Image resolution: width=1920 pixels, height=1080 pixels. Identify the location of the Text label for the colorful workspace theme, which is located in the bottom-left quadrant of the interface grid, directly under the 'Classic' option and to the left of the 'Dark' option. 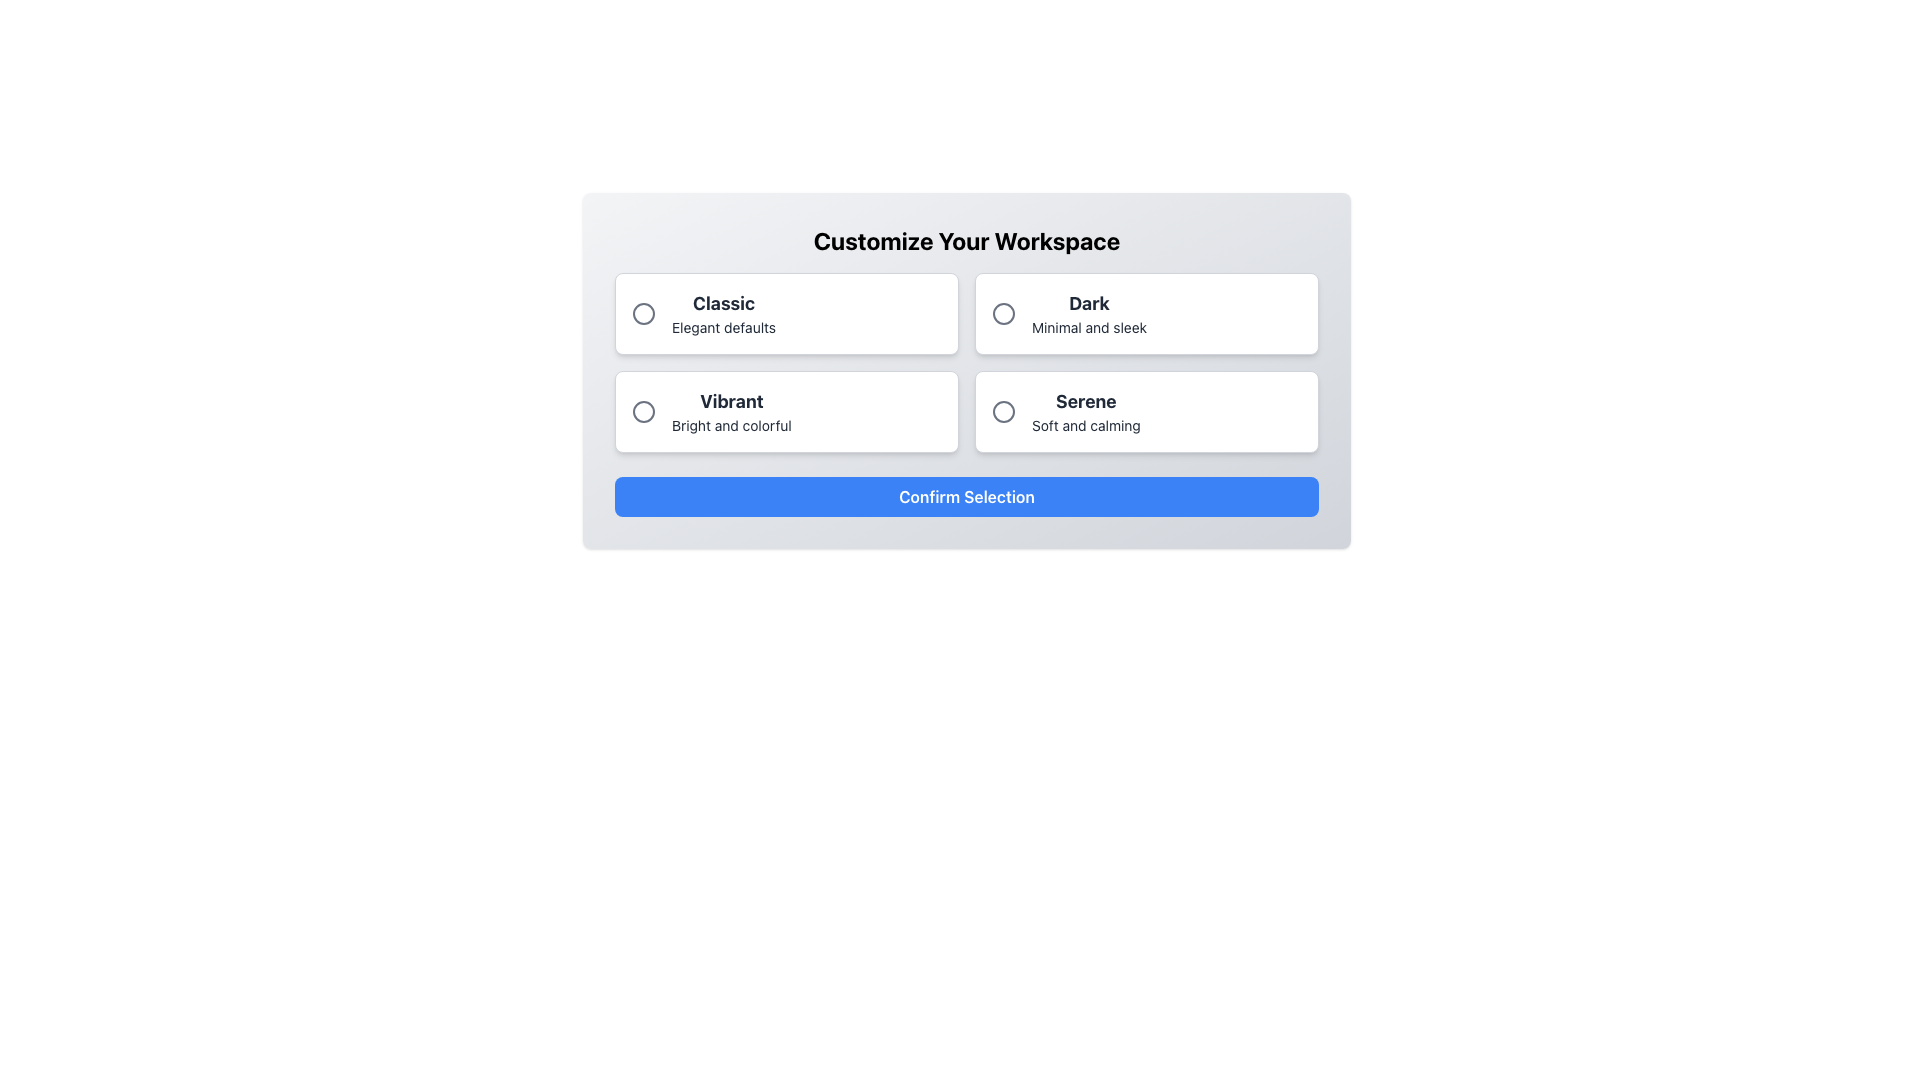
(730, 411).